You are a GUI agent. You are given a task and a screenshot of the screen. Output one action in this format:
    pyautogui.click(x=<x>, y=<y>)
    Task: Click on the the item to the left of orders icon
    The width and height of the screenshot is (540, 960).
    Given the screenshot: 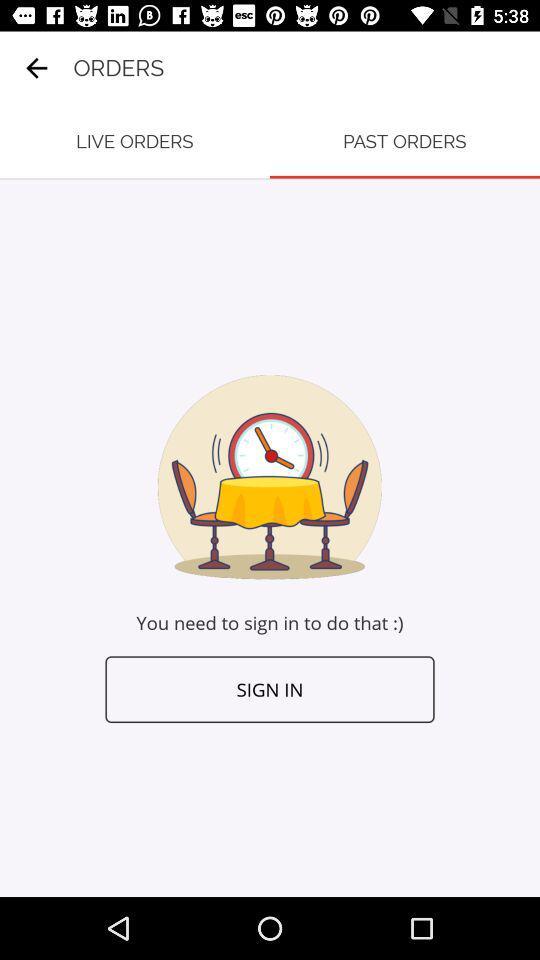 What is the action you would take?
    pyautogui.click(x=36, y=68)
    